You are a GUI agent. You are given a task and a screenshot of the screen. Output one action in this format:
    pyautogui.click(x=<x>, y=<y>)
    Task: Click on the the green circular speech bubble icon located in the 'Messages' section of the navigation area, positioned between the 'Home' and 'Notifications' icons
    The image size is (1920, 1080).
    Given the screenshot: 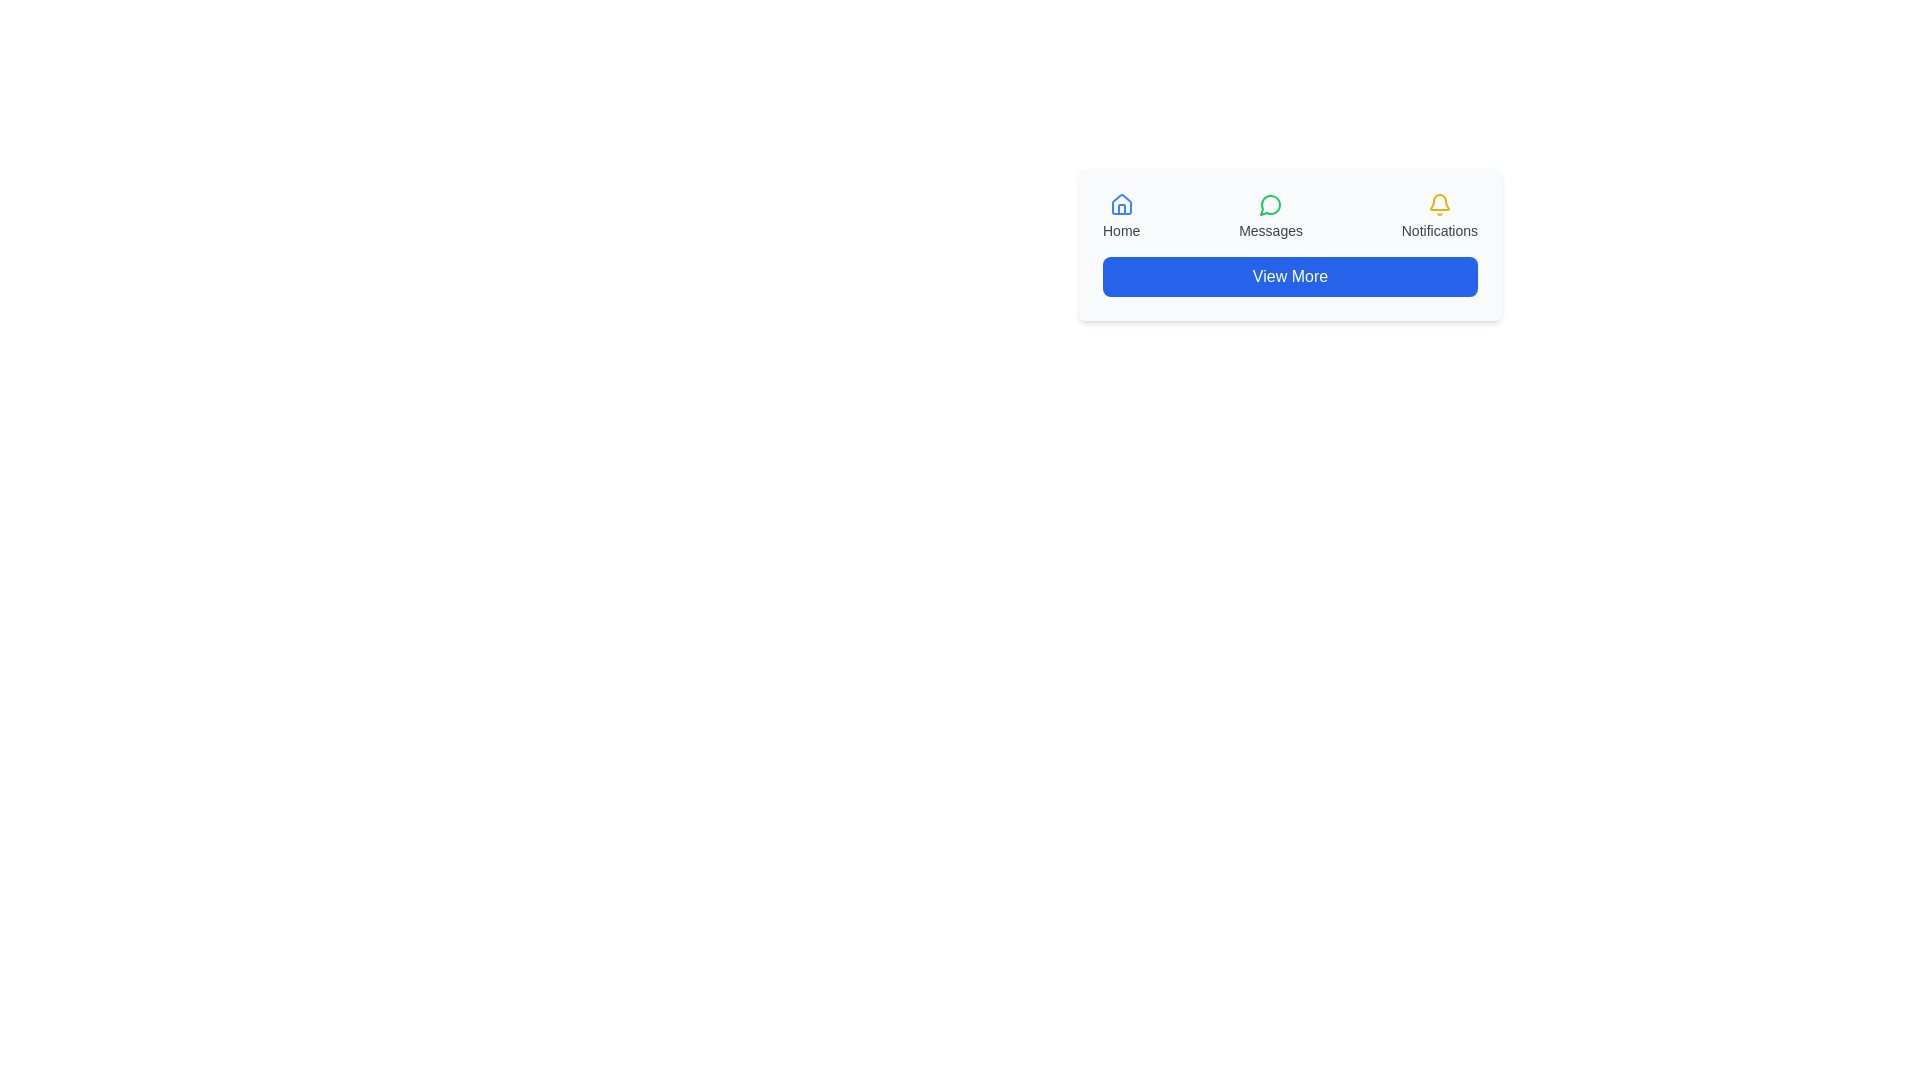 What is the action you would take?
    pyautogui.click(x=1270, y=204)
    